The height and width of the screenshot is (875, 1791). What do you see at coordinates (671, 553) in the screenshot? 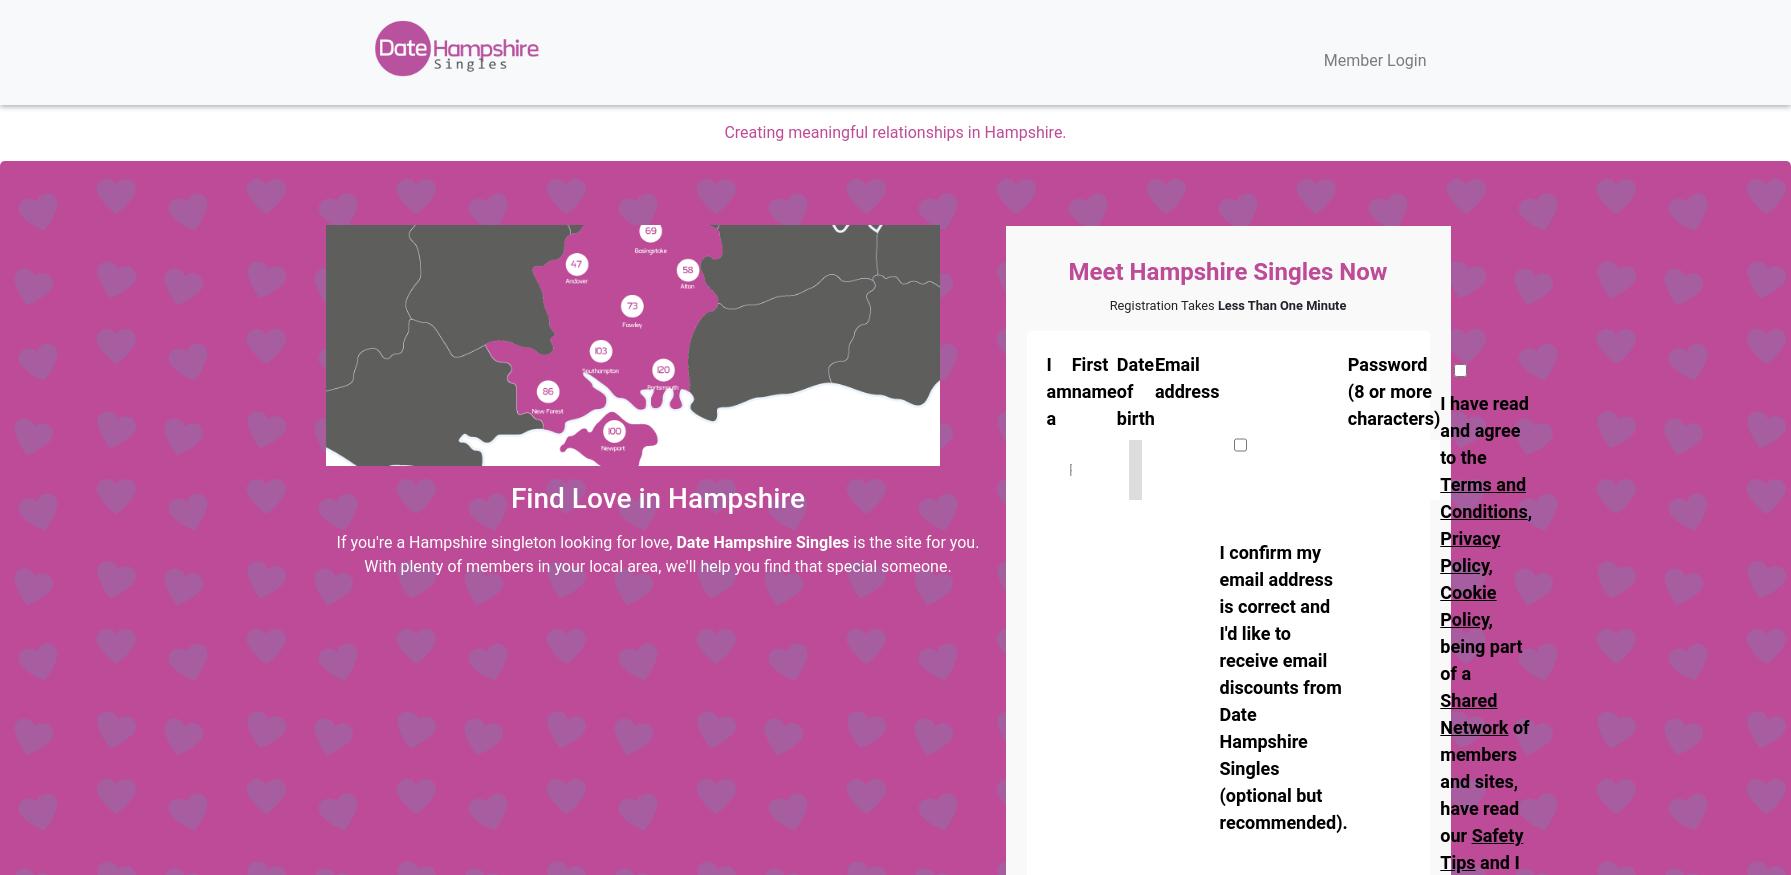
I see `'is the site for you. With plenty of members in your local area, we'll help you
find that special someone.'` at bounding box center [671, 553].